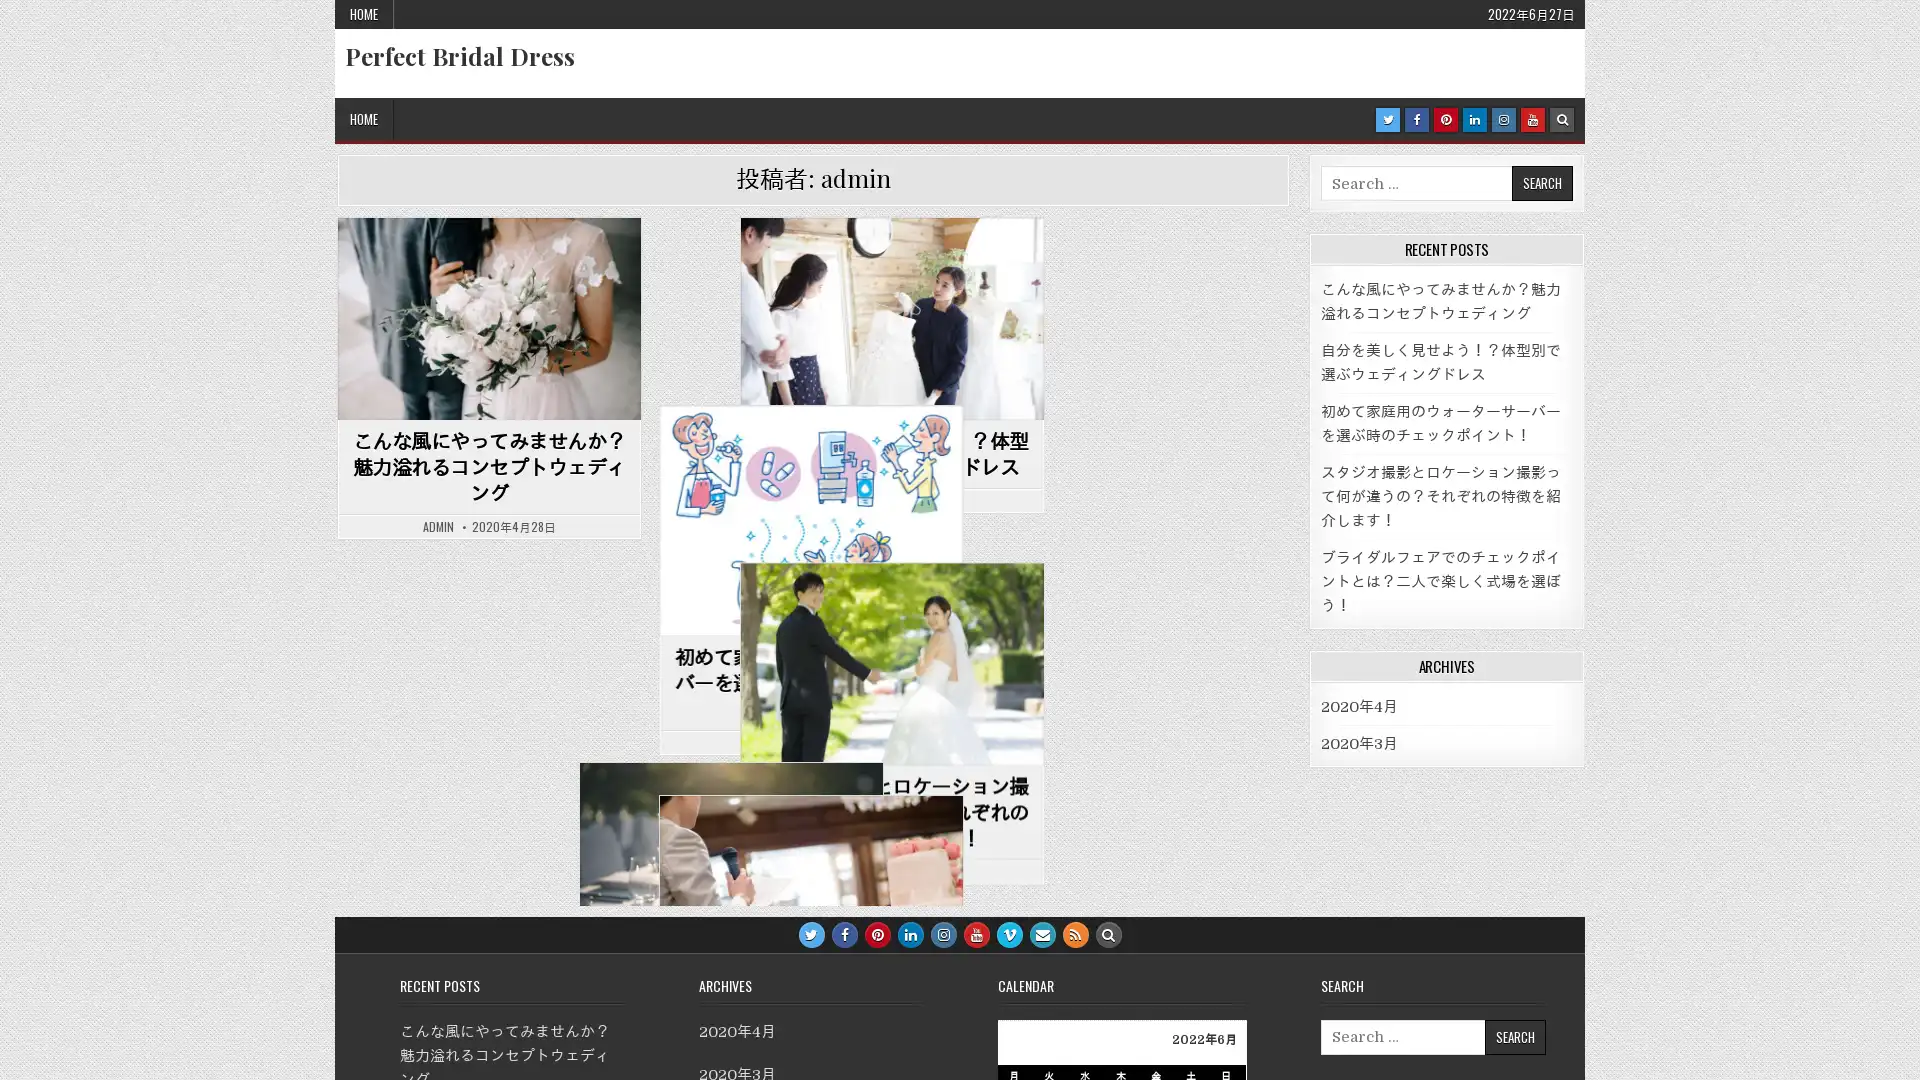  I want to click on Search, so click(1540, 183).